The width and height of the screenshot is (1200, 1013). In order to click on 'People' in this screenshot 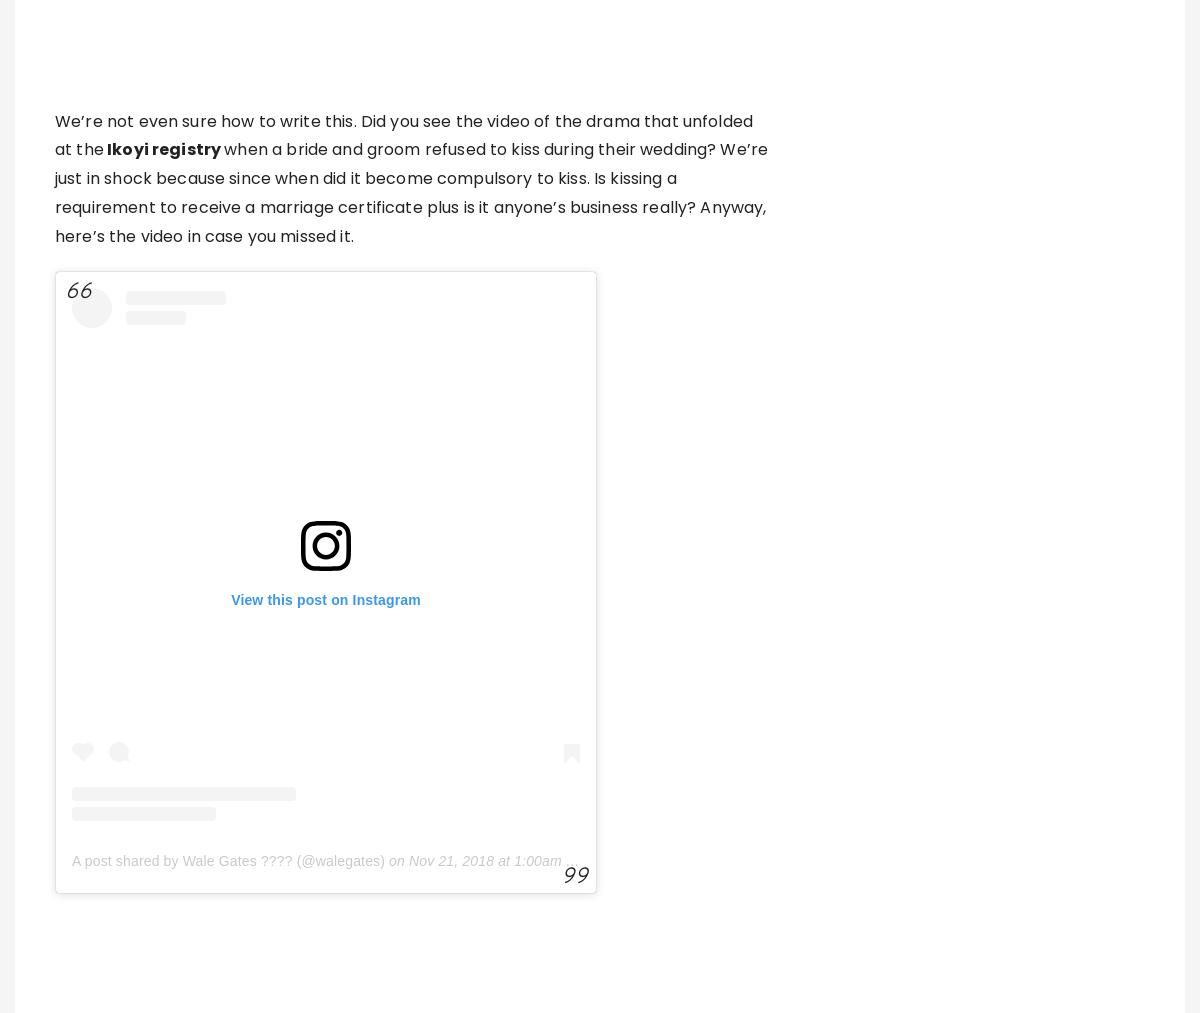, I will do `click(411, 906)`.